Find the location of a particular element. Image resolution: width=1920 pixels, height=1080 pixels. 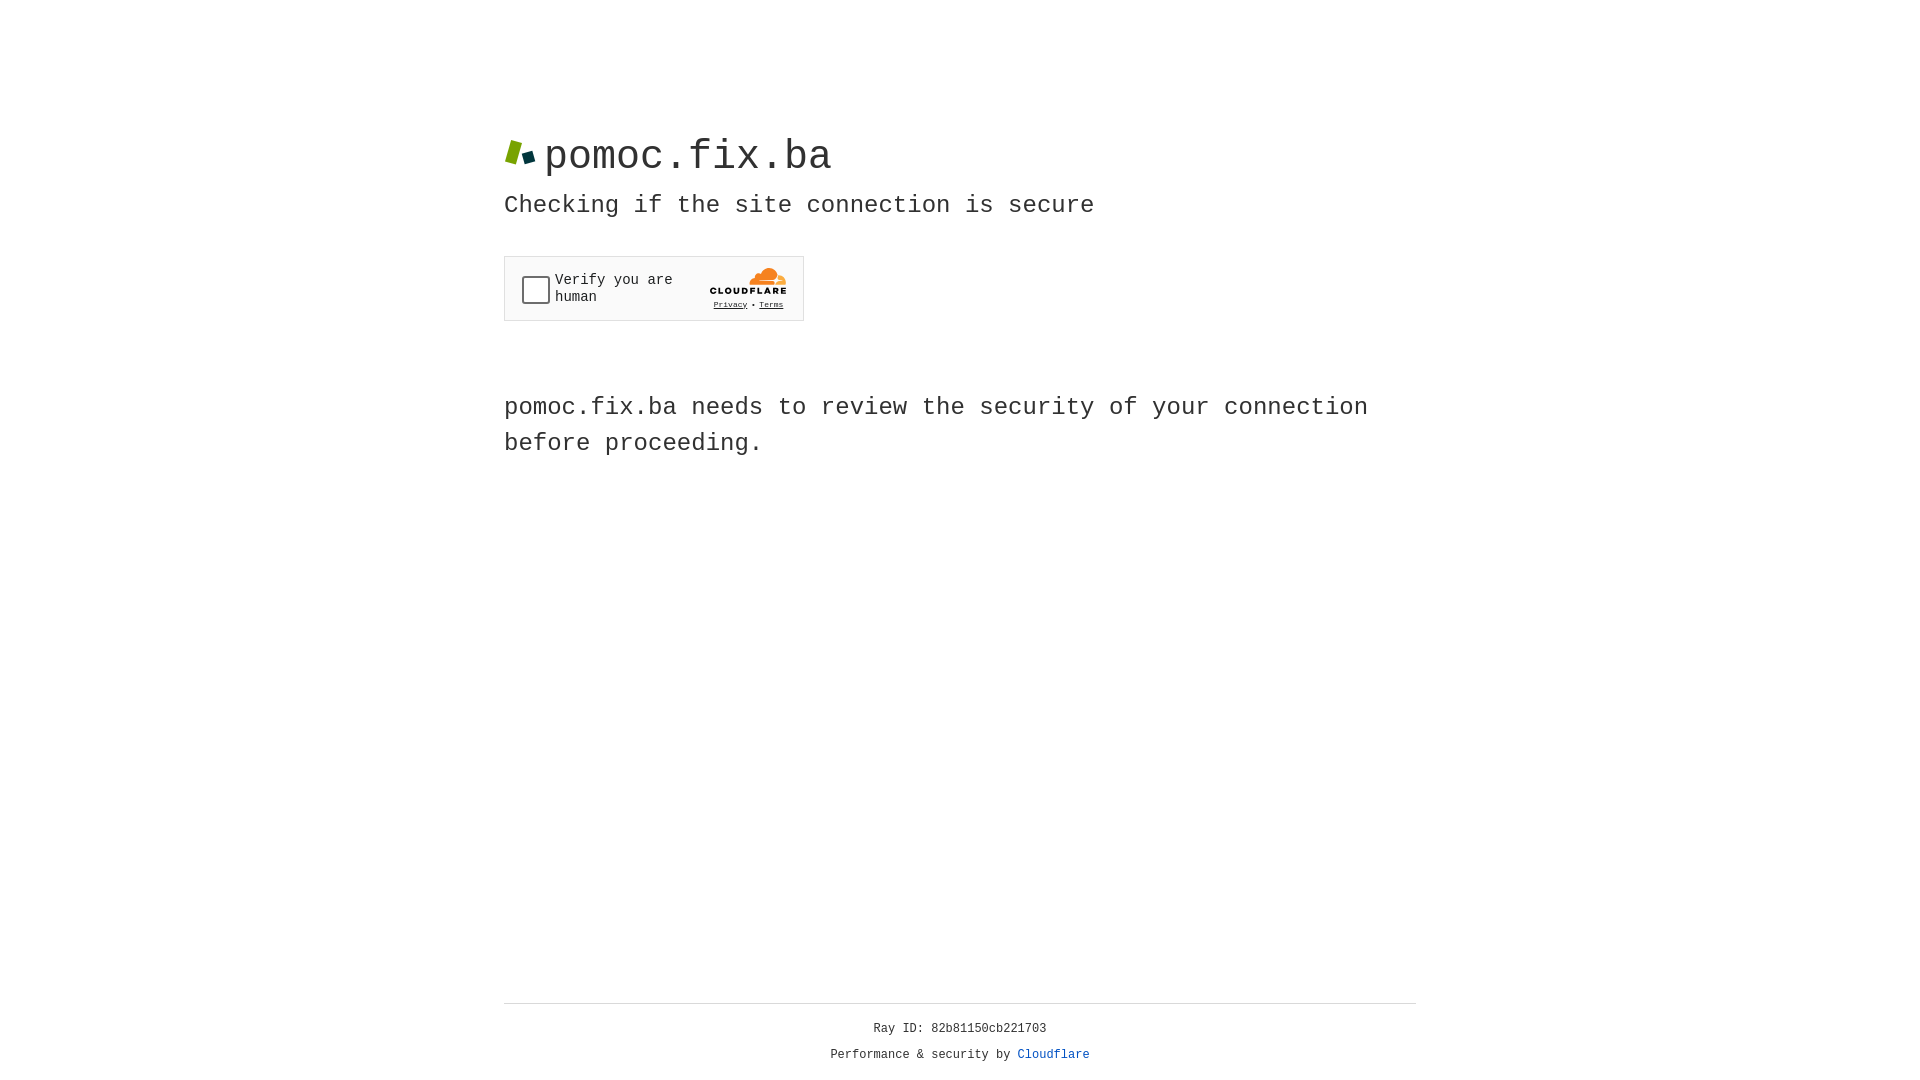

'Cloudflare' is located at coordinates (1053, 1054).